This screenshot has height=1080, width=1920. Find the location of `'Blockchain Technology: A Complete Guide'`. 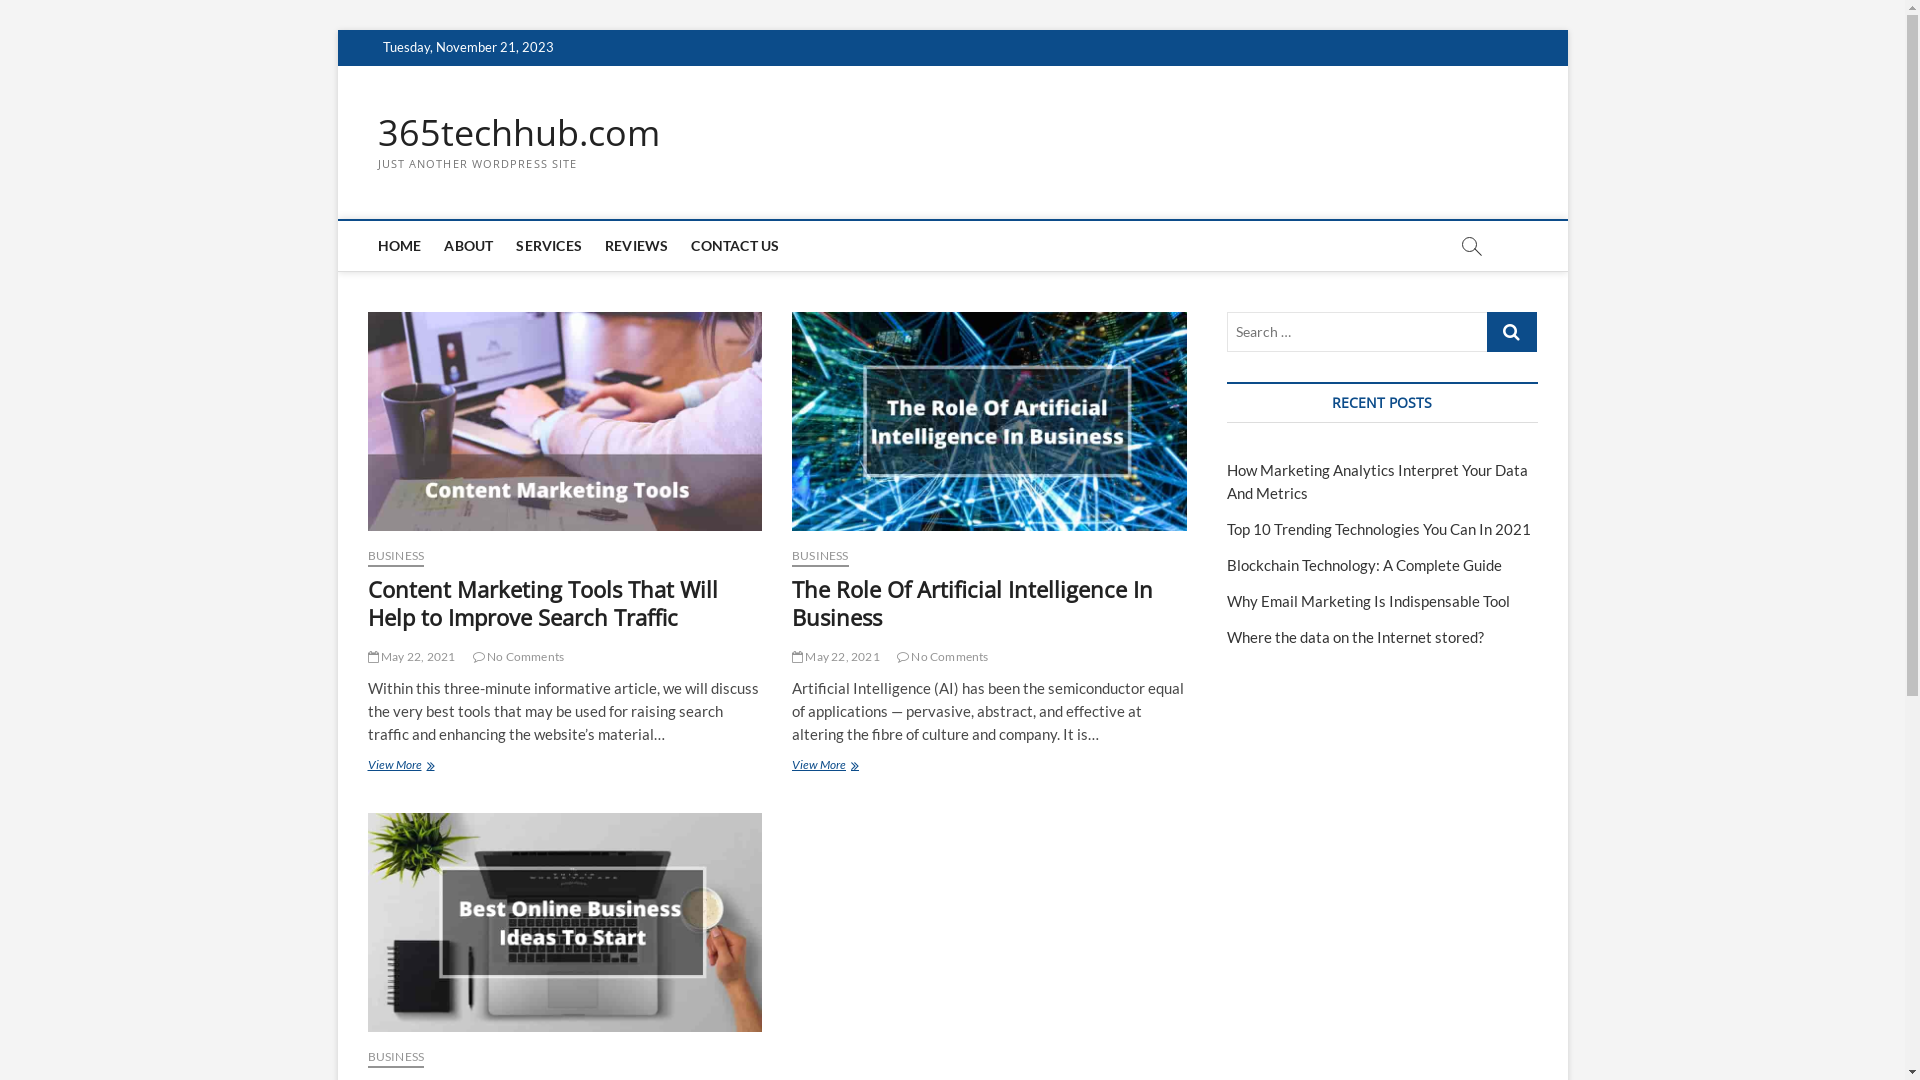

'Blockchain Technology: A Complete Guide' is located at coordinates (1362, 564).